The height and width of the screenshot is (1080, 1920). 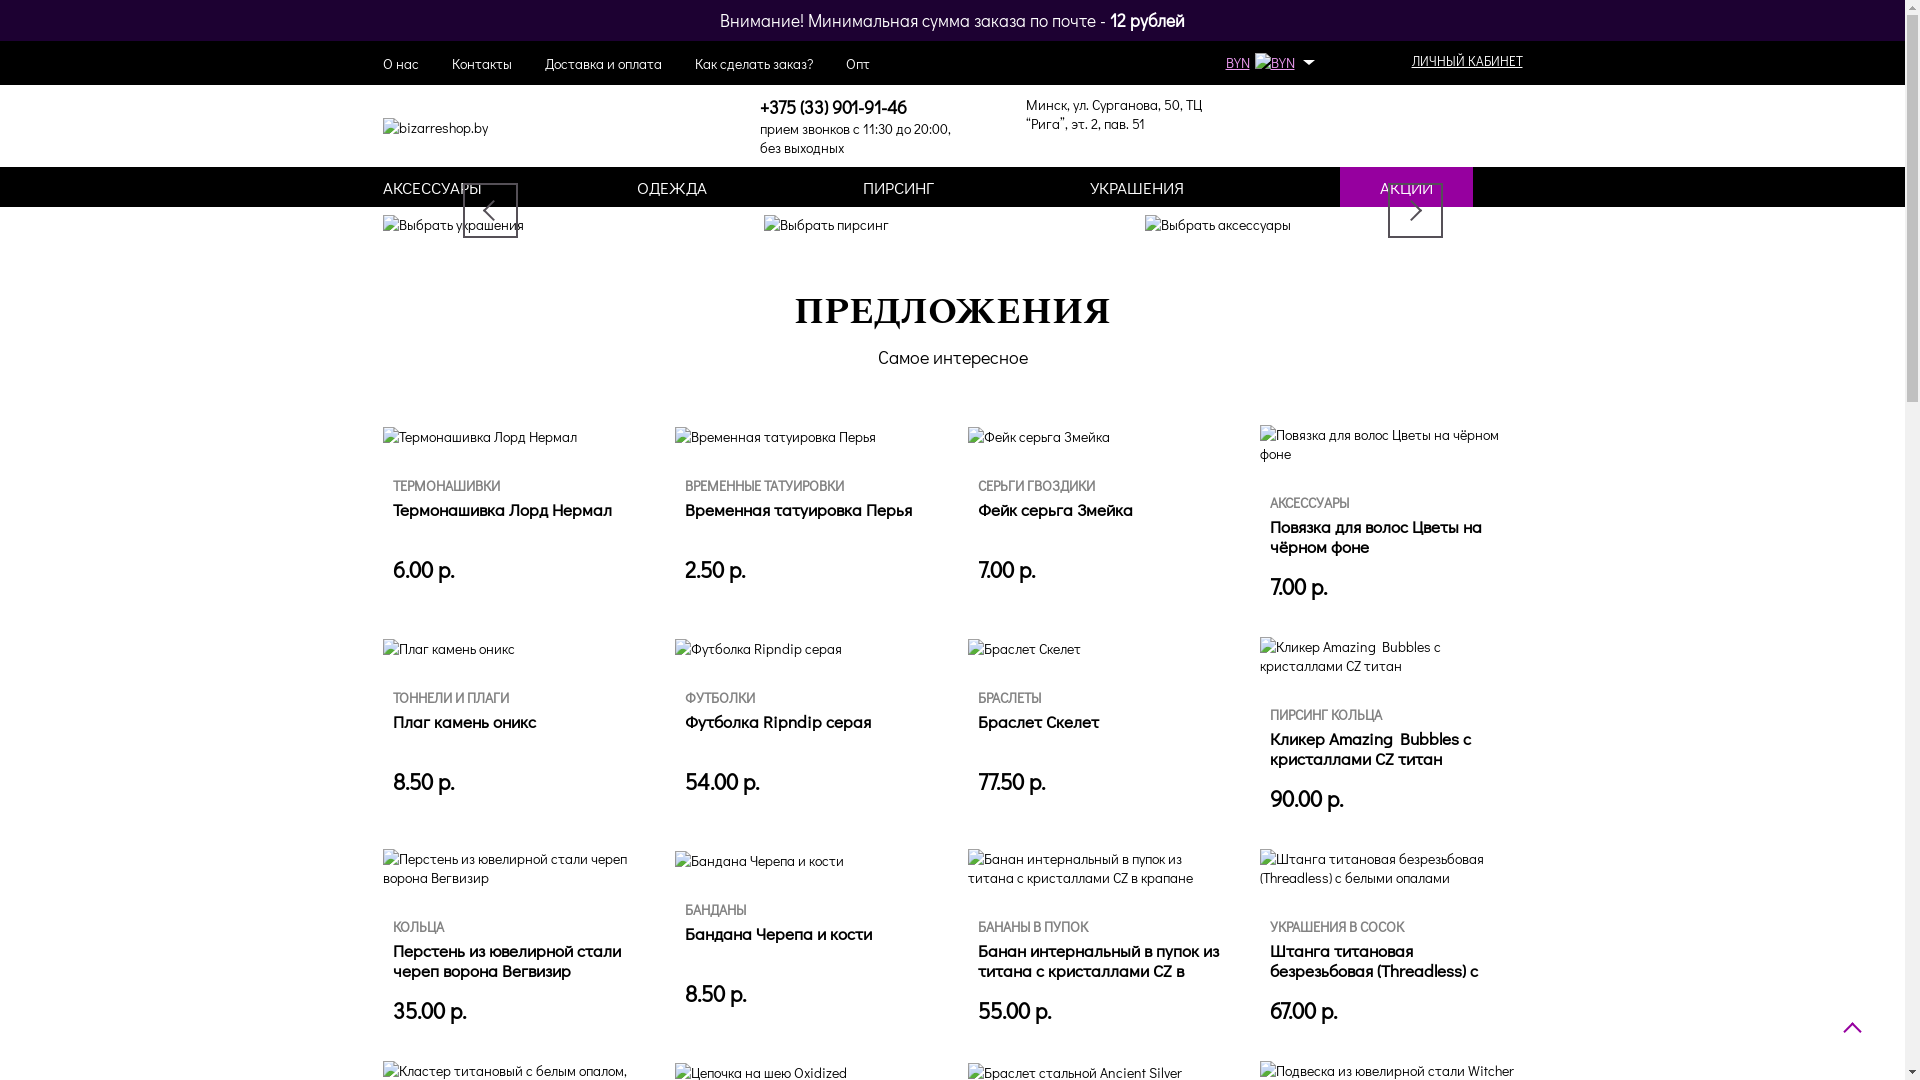 I want to click on '+375 (33) 901-91-46', so click(x=833, y=107).